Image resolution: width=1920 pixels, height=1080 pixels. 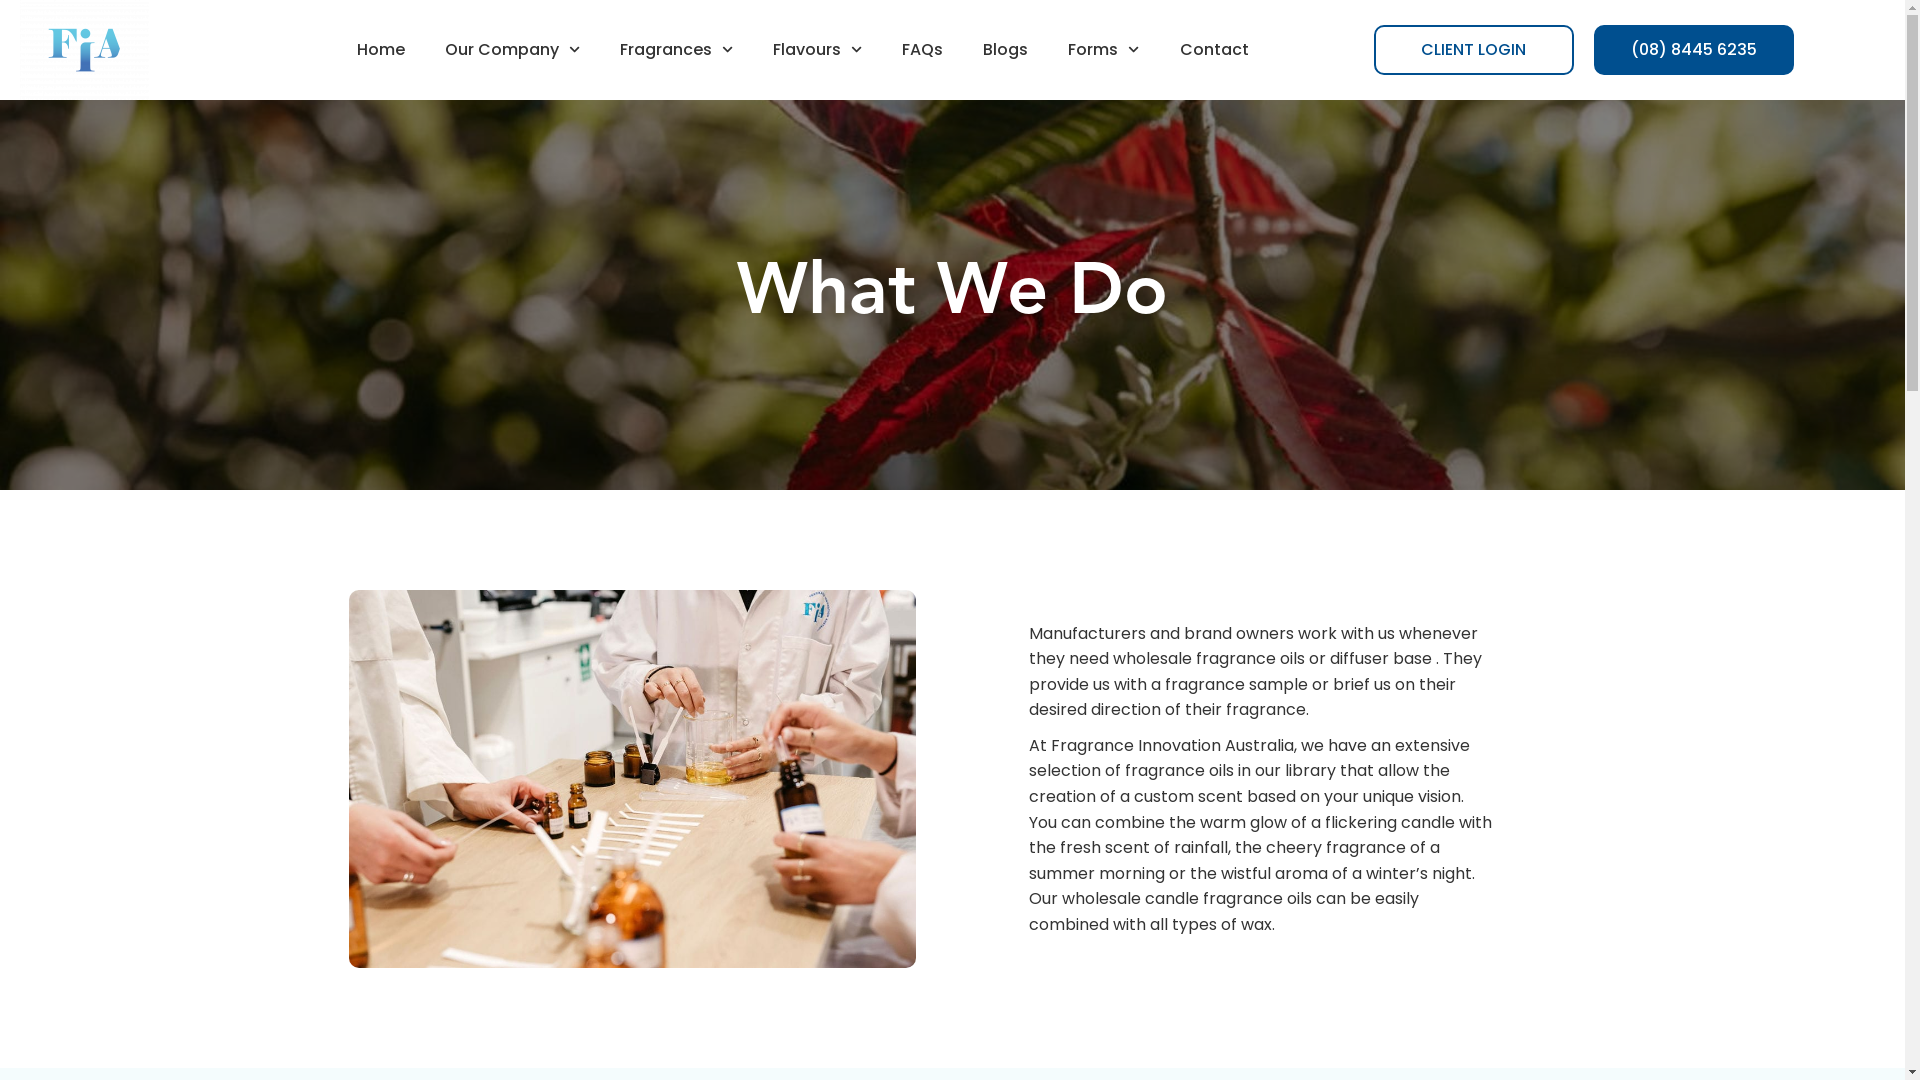 I want to click on '(08) 8445 6235', so click(x=1693, y=49).